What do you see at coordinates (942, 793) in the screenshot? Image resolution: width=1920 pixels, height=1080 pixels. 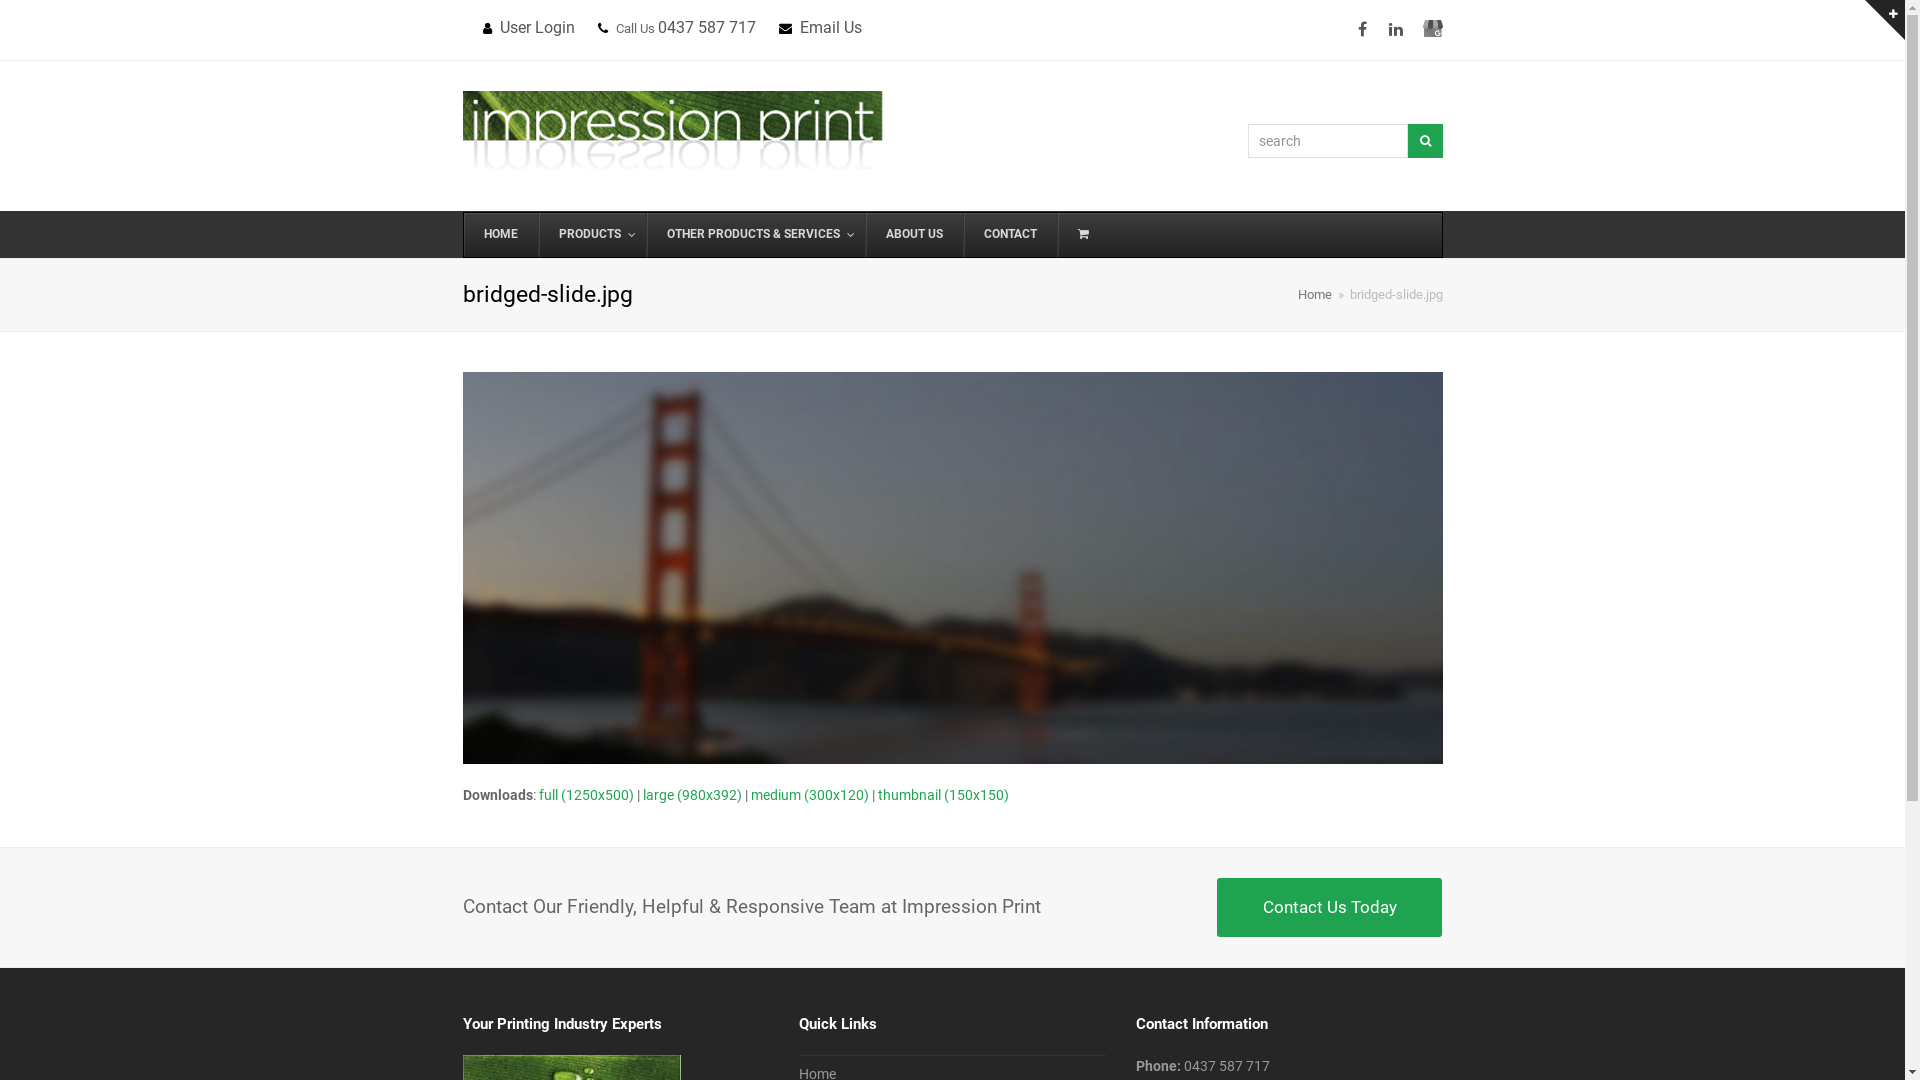 I see `'thumbnail (150x150)'` at bounding box center [942, 793].